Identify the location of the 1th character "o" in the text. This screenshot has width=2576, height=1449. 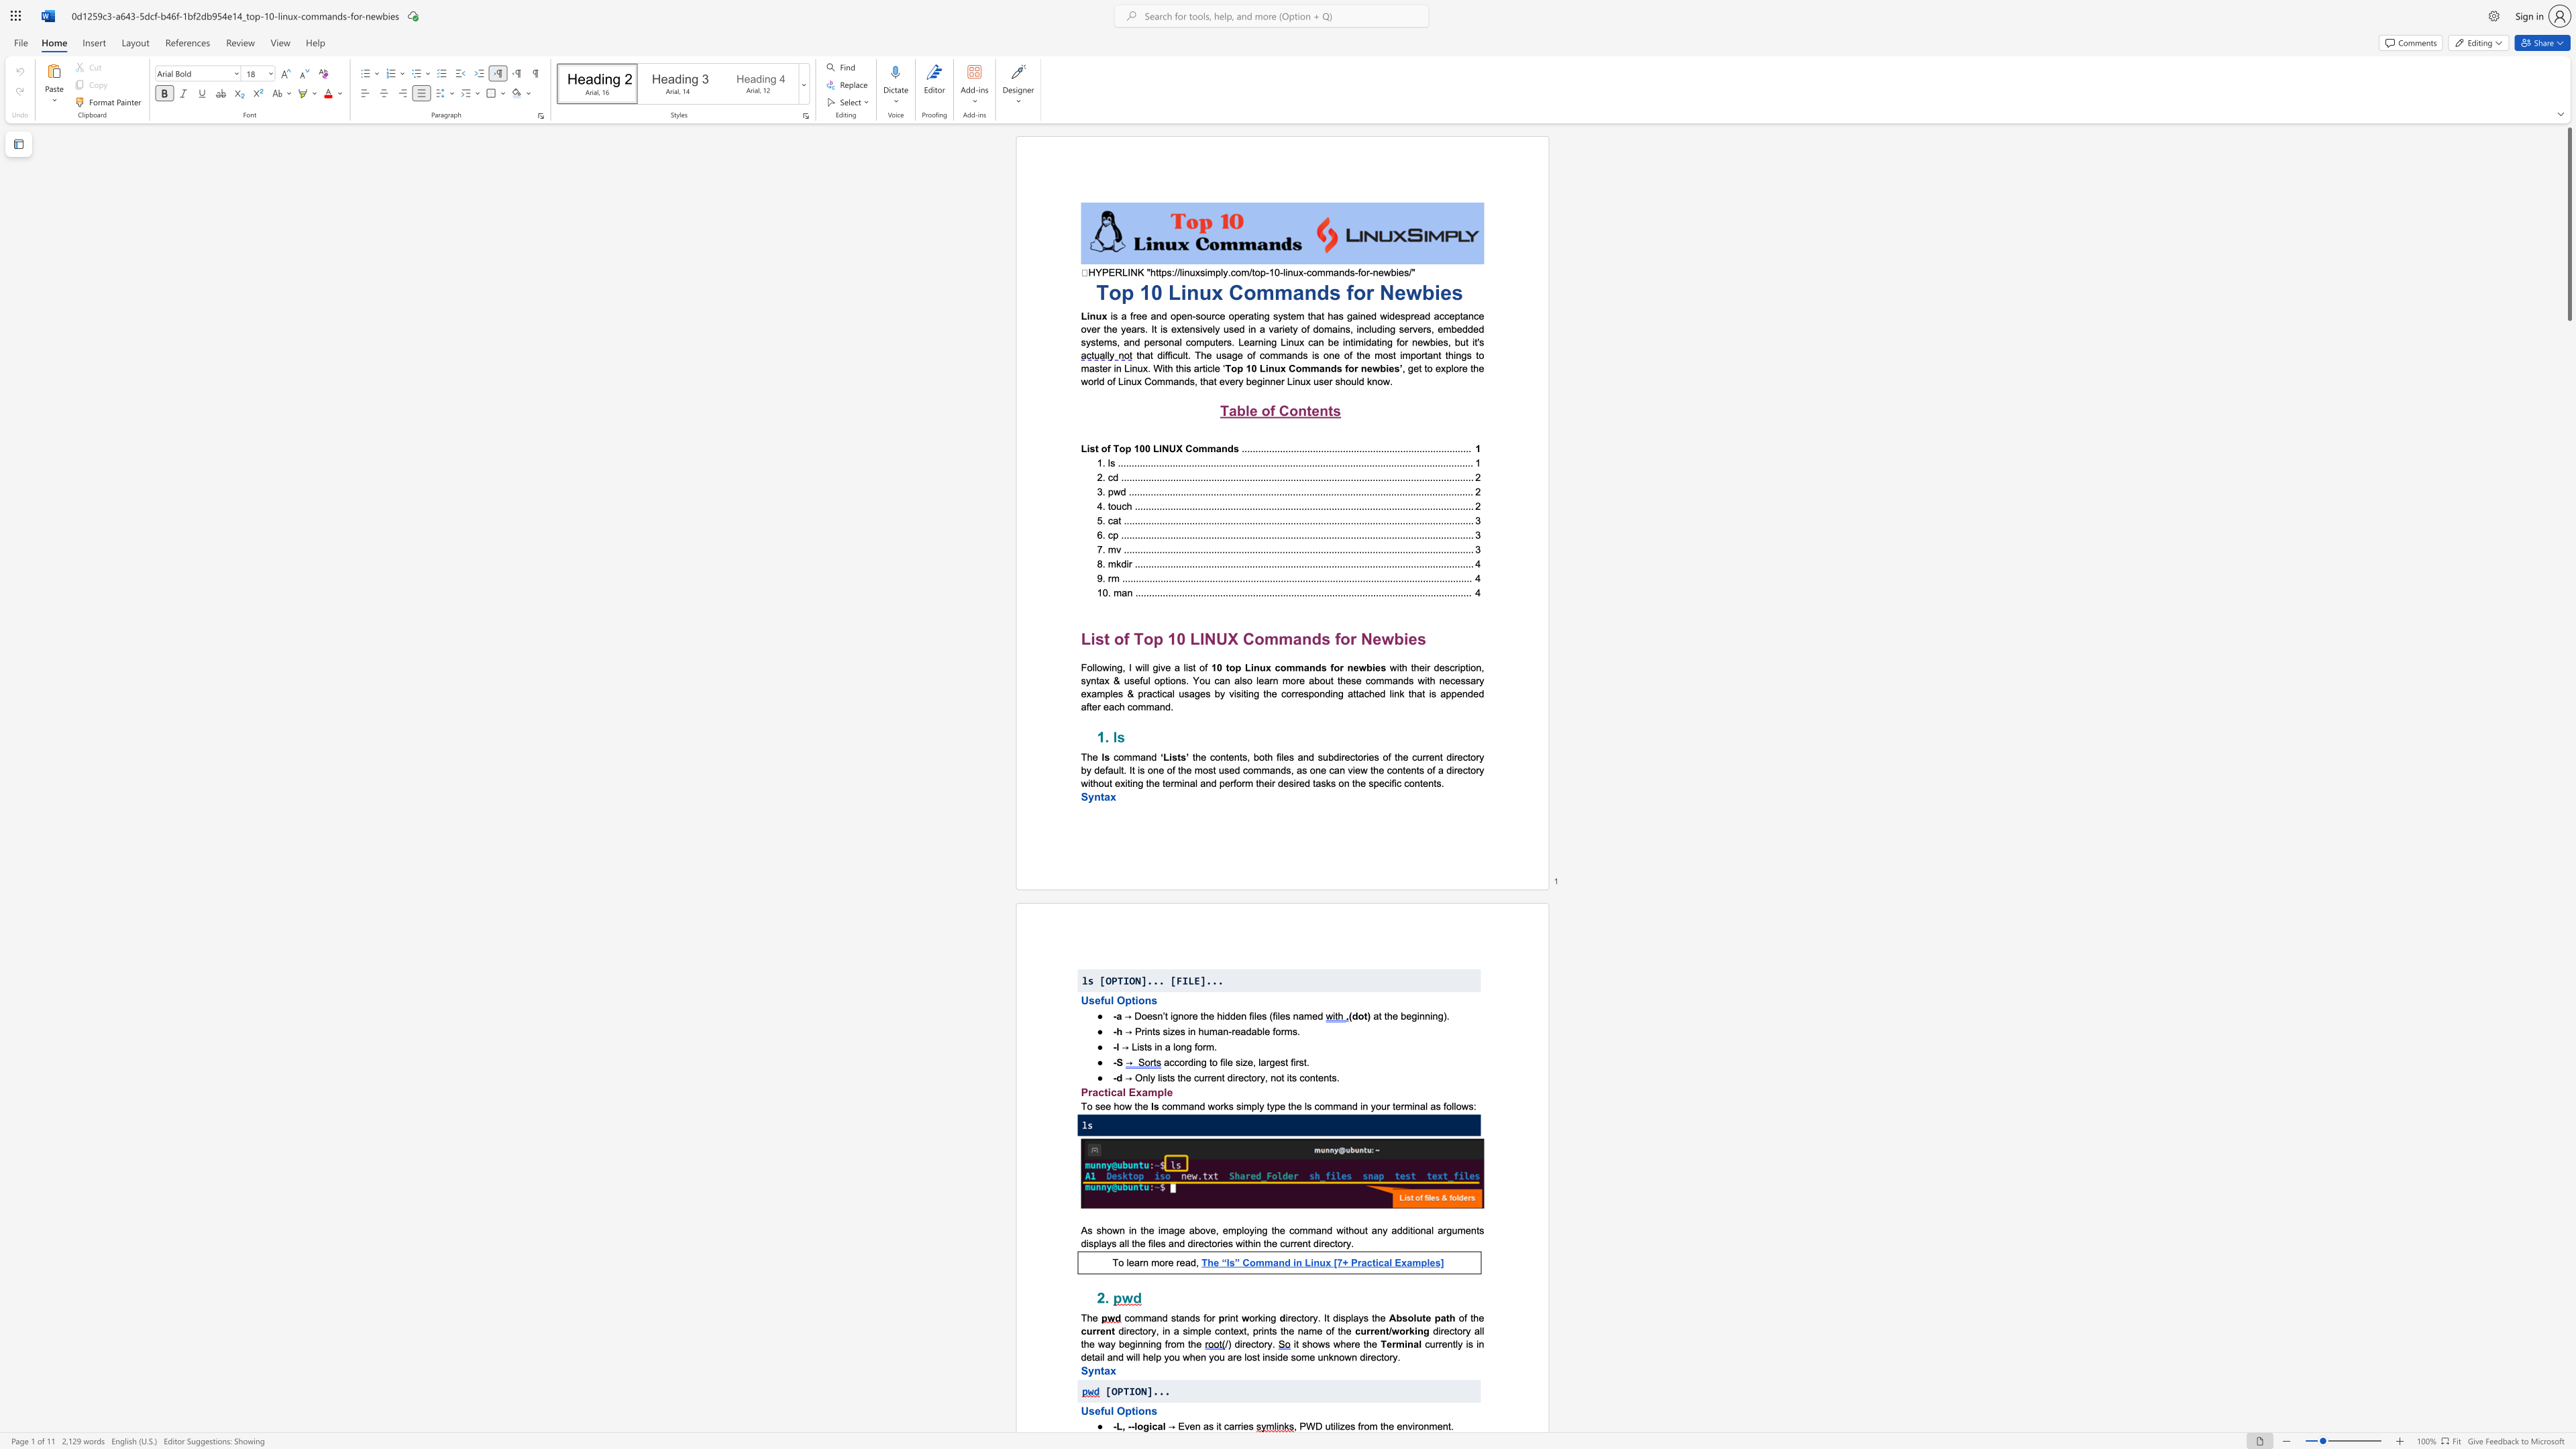
(1130, 1317).